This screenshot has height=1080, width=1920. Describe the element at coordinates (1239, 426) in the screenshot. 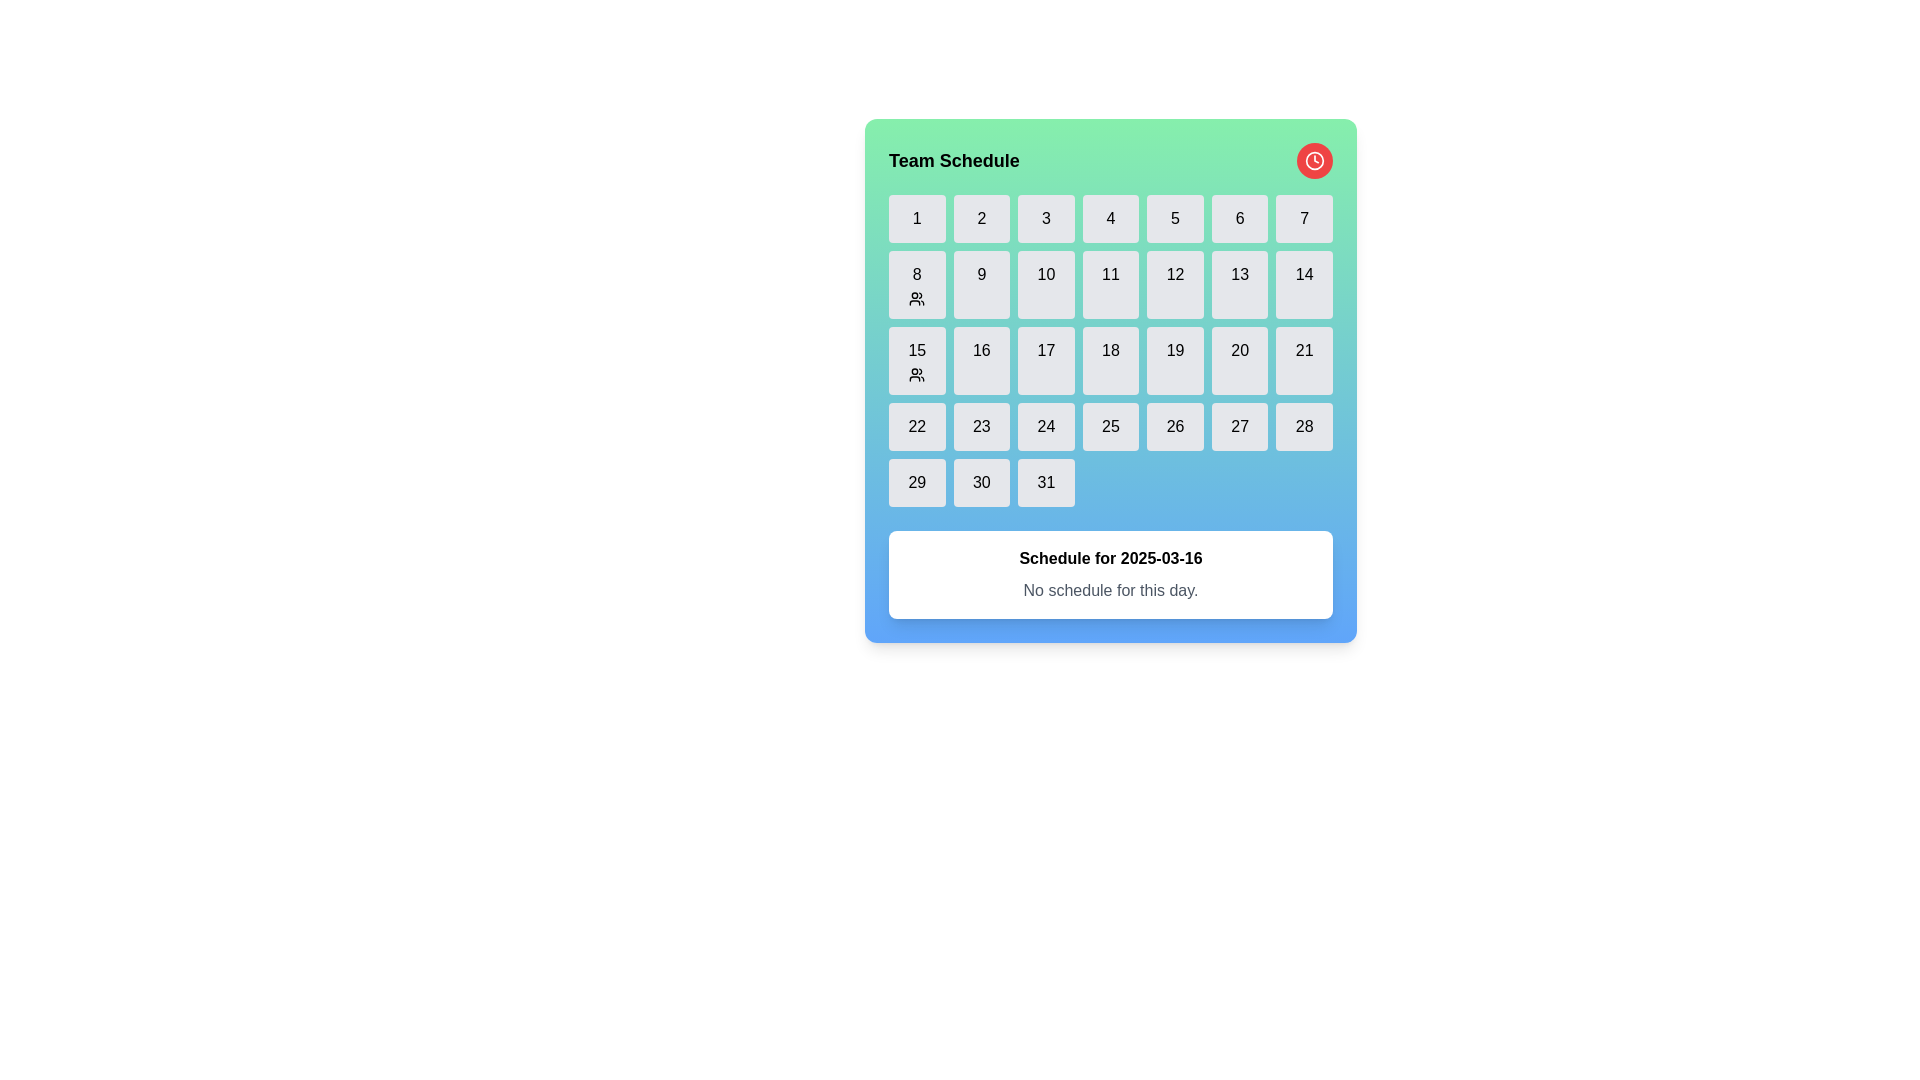

I see `the selectable date element representing the 27th of the month in the calendar grid` at that location.